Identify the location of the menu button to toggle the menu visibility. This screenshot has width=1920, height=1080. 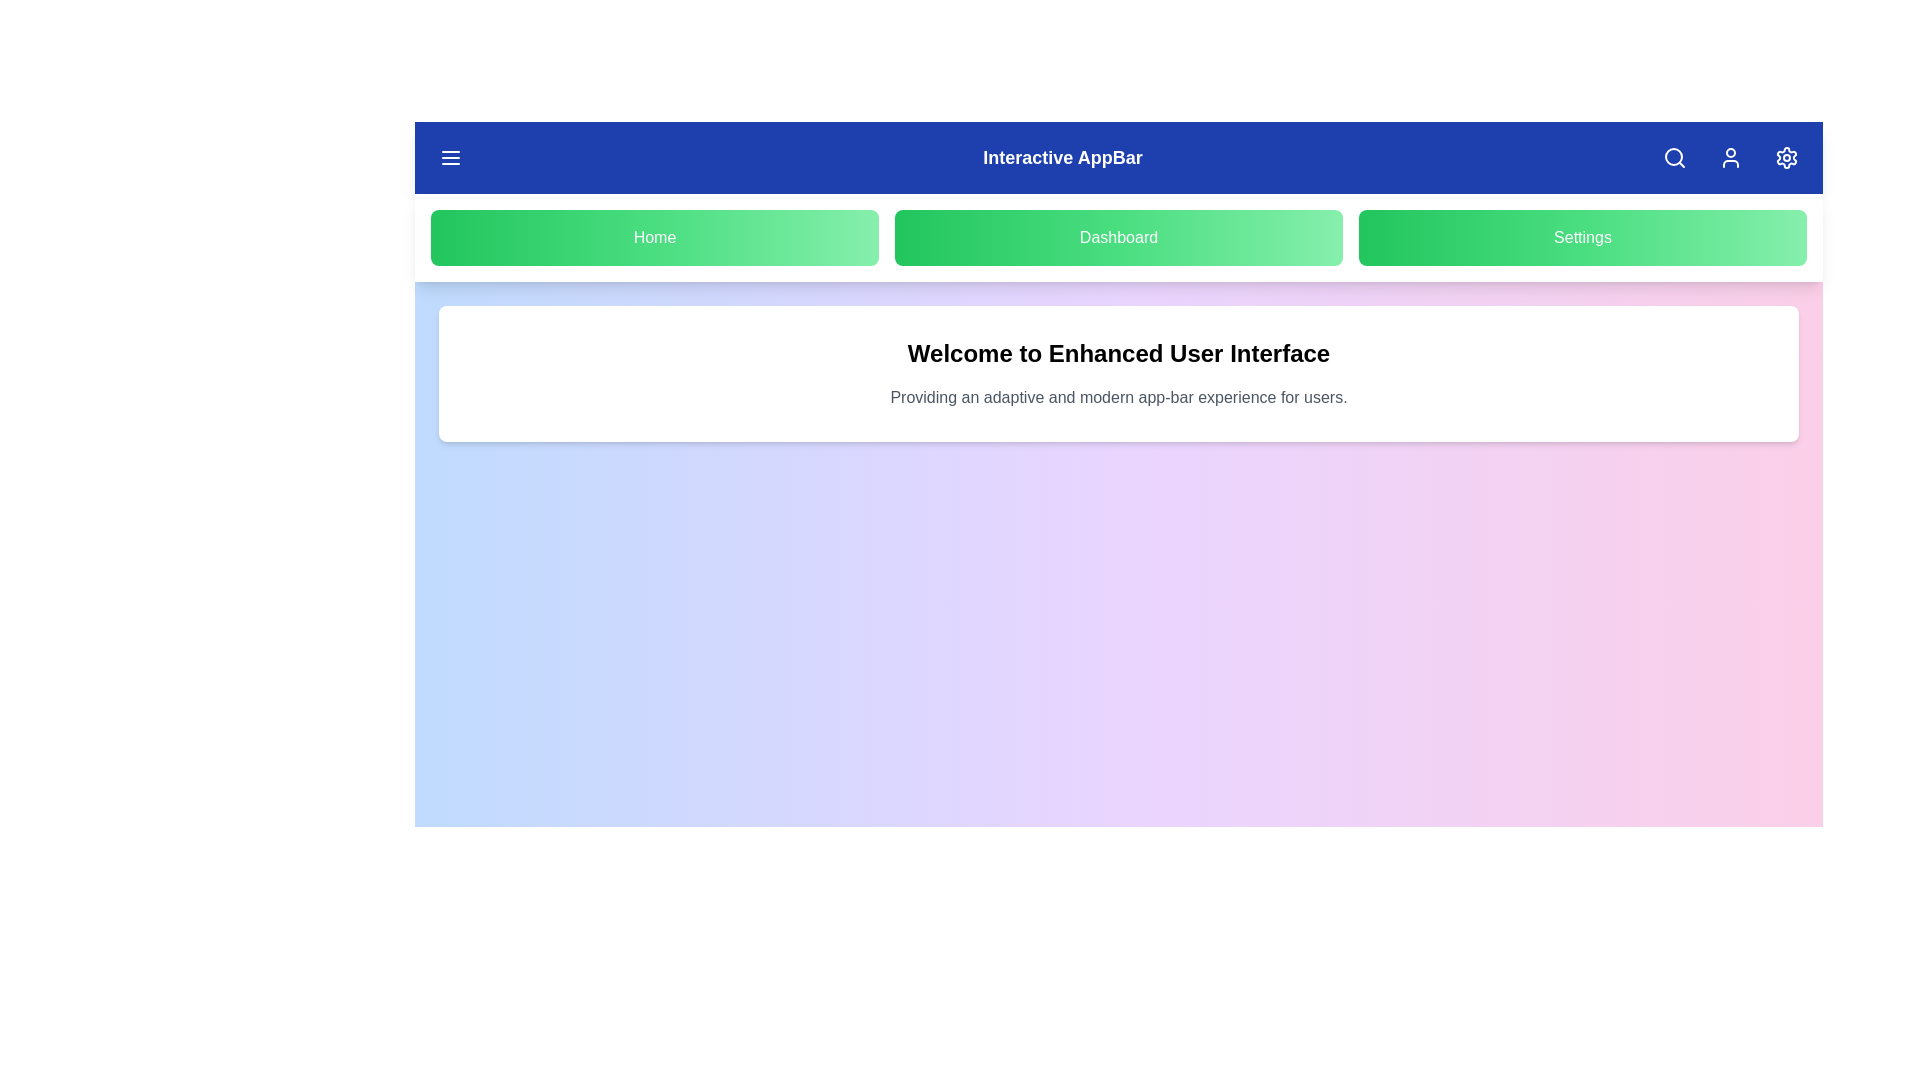
(450, 157).